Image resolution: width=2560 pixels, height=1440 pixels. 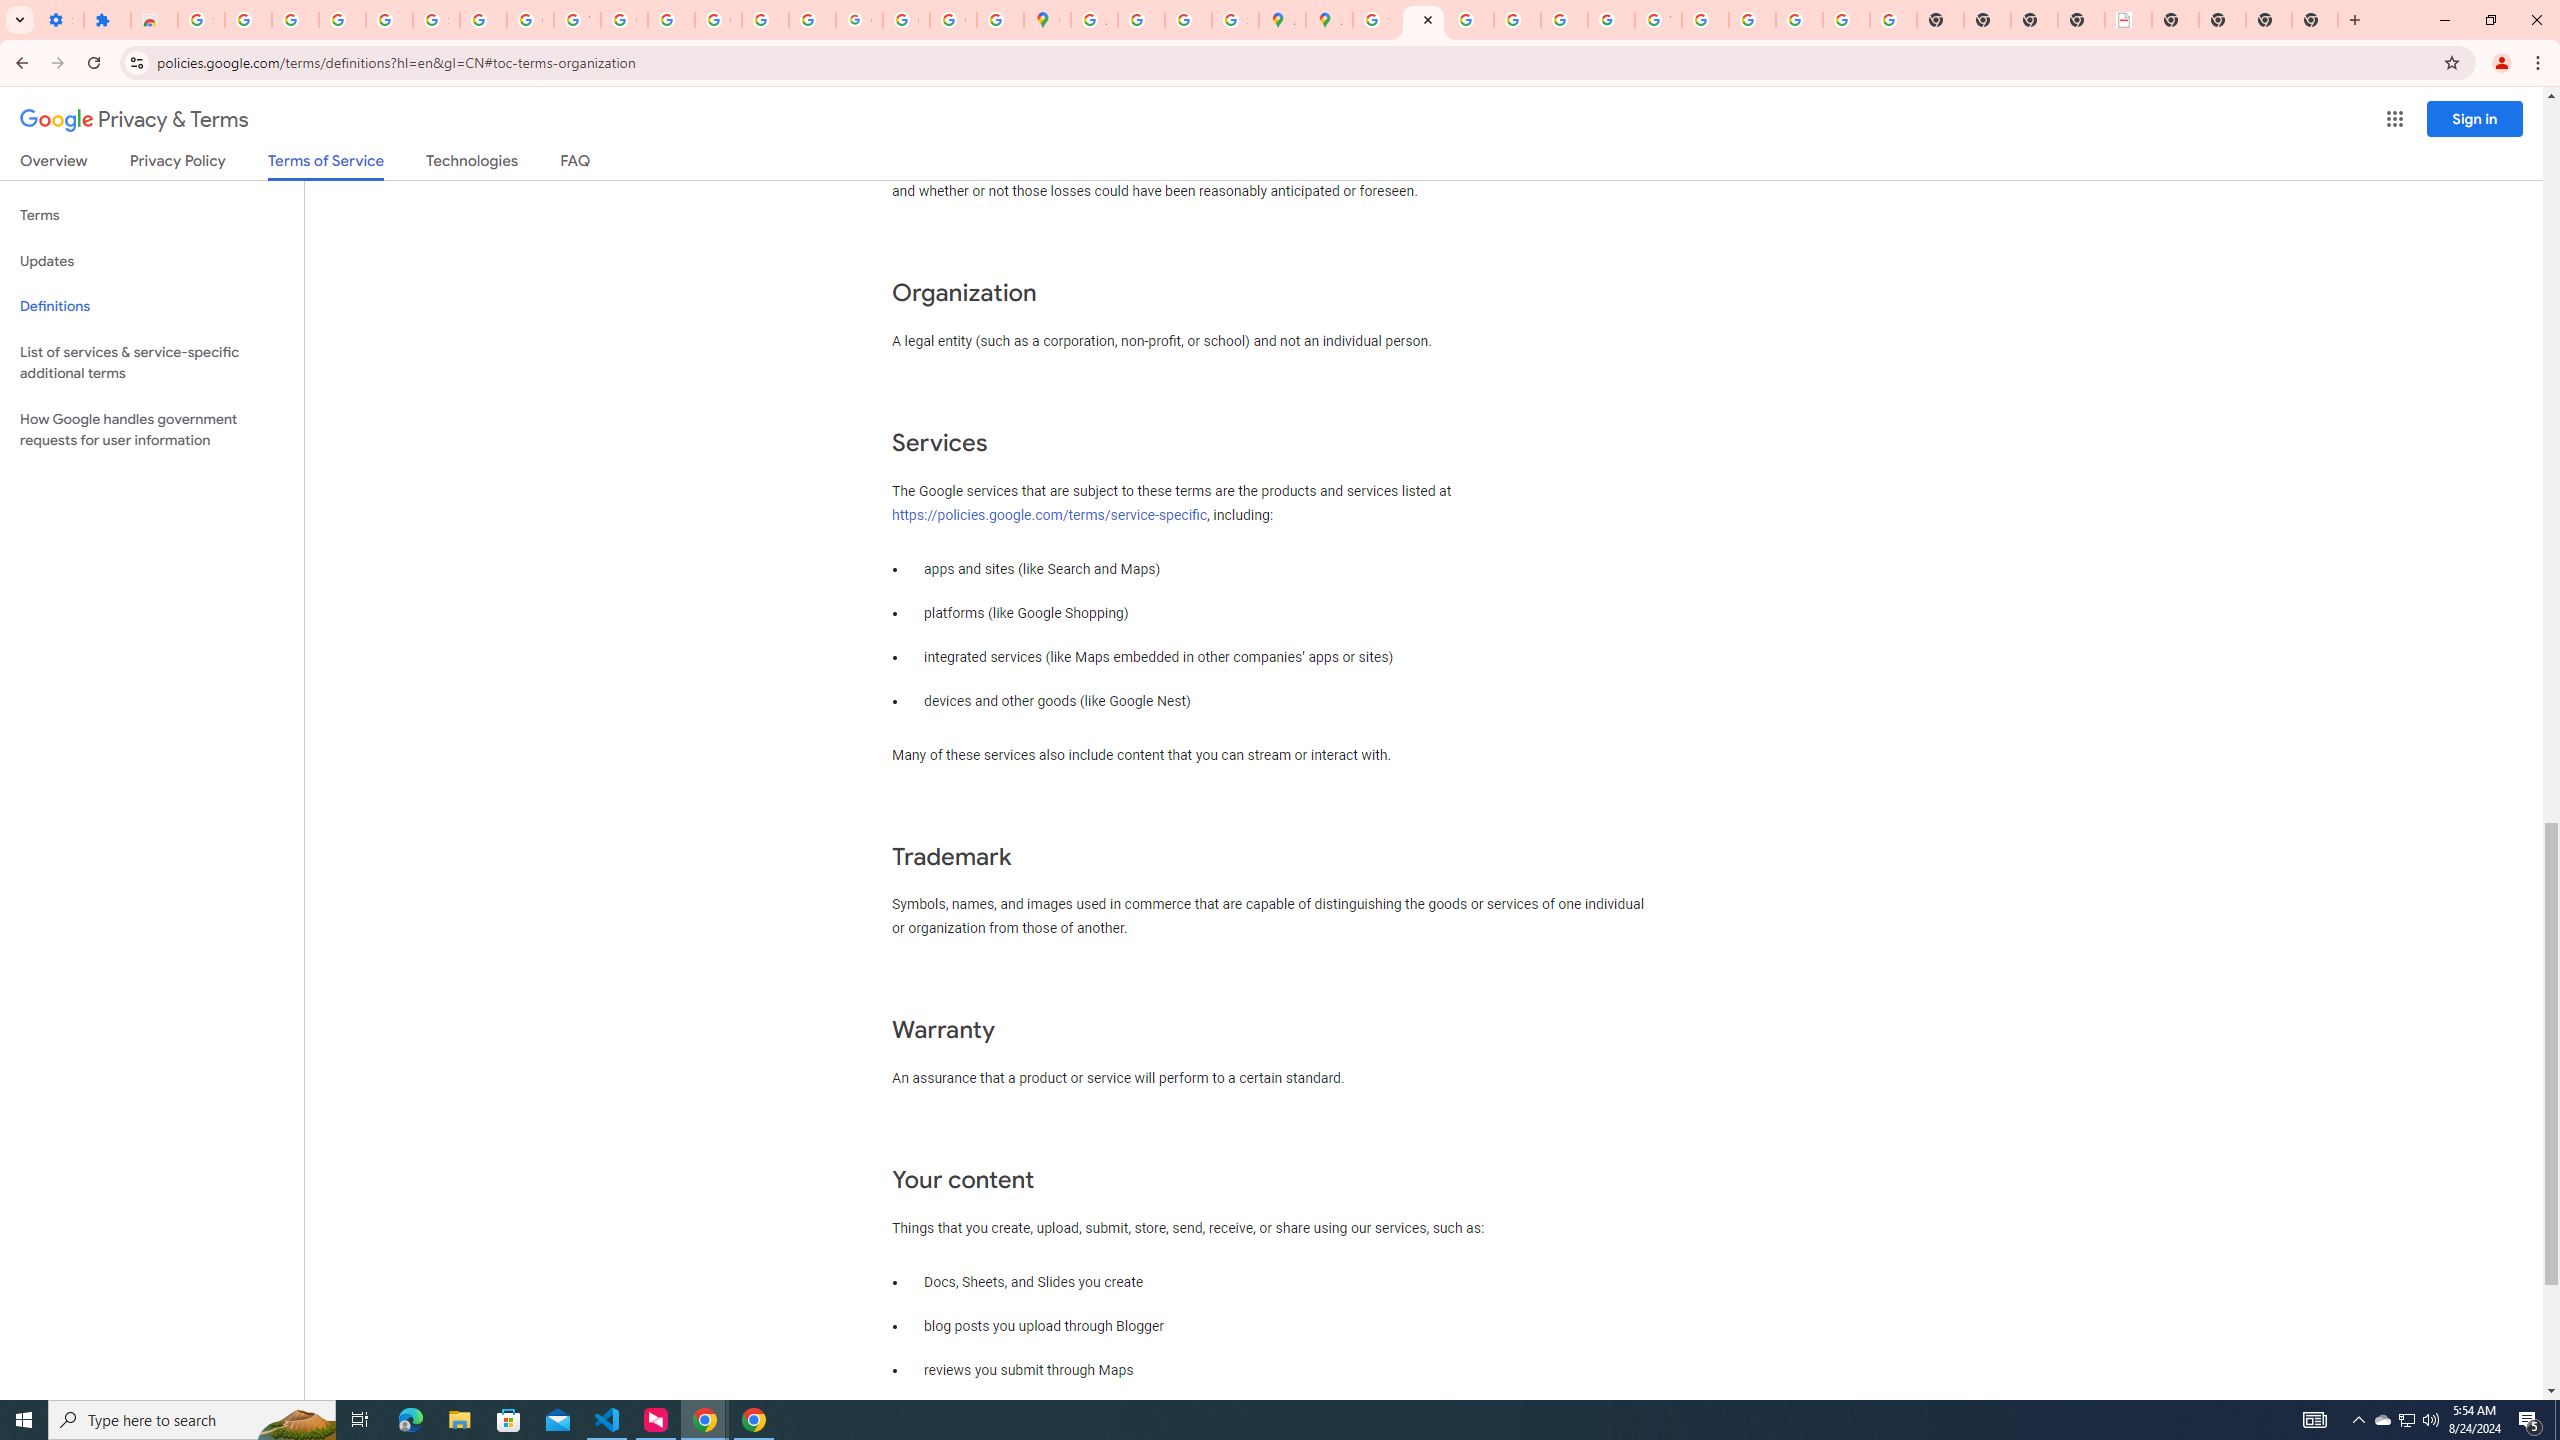 I want to click on 'Technologies', so click(x=472, y=164).